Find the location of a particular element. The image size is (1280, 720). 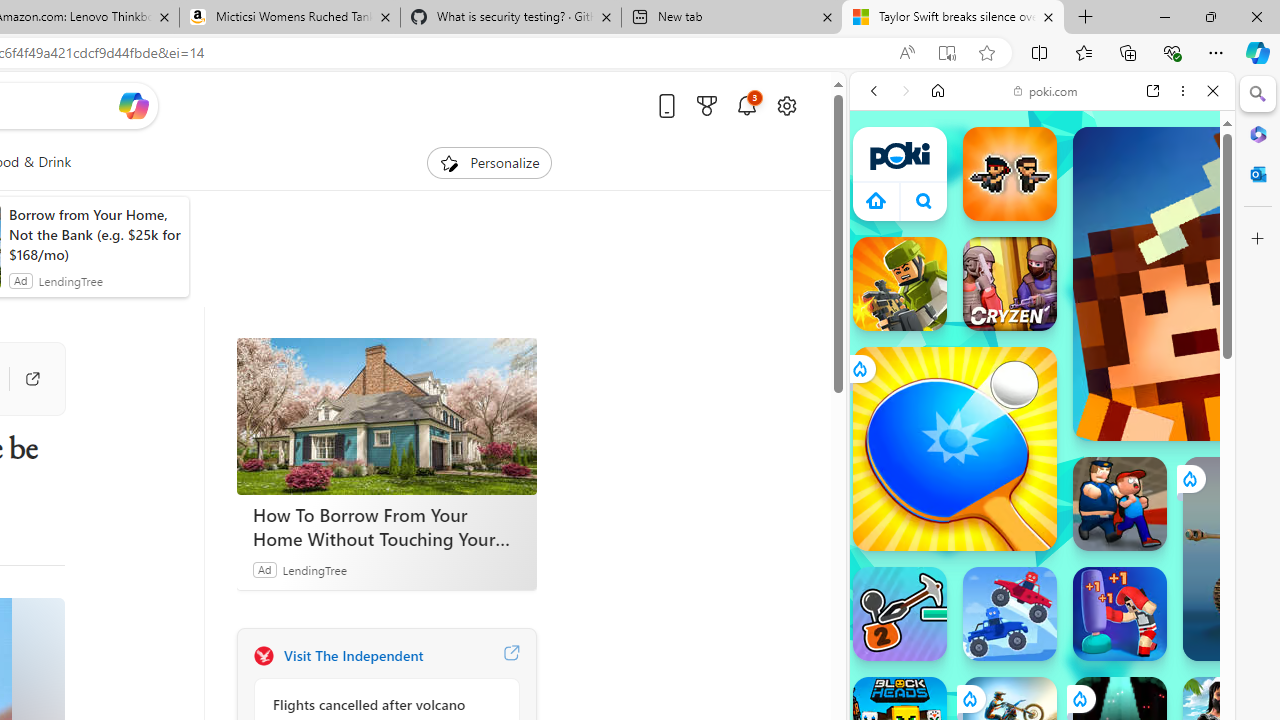

'Battle Wheels Battle Wheels' is located at coordinates (1009, 613).